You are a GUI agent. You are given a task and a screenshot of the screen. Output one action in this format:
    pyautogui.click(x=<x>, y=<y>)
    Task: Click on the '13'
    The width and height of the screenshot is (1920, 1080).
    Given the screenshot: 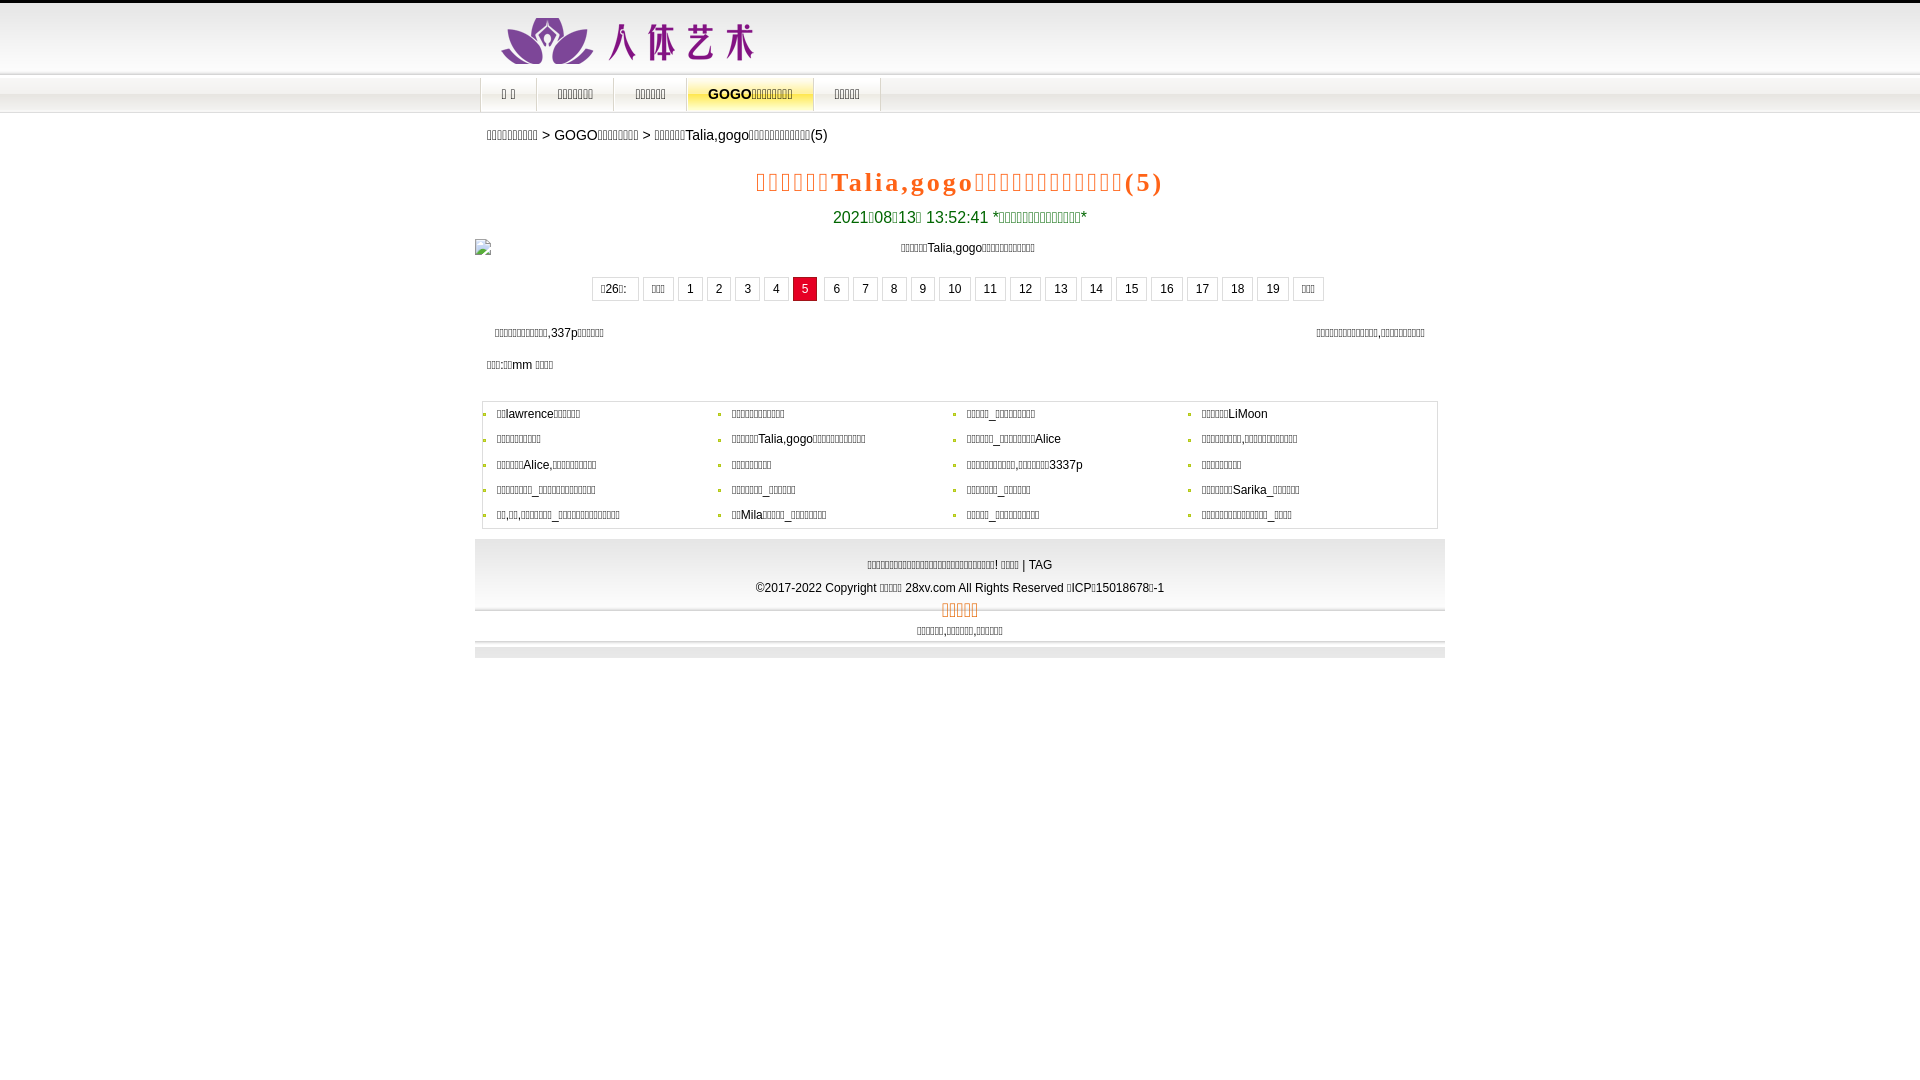 What is the action you would take?
    pyautogui.click(x=1059, y=289)
    